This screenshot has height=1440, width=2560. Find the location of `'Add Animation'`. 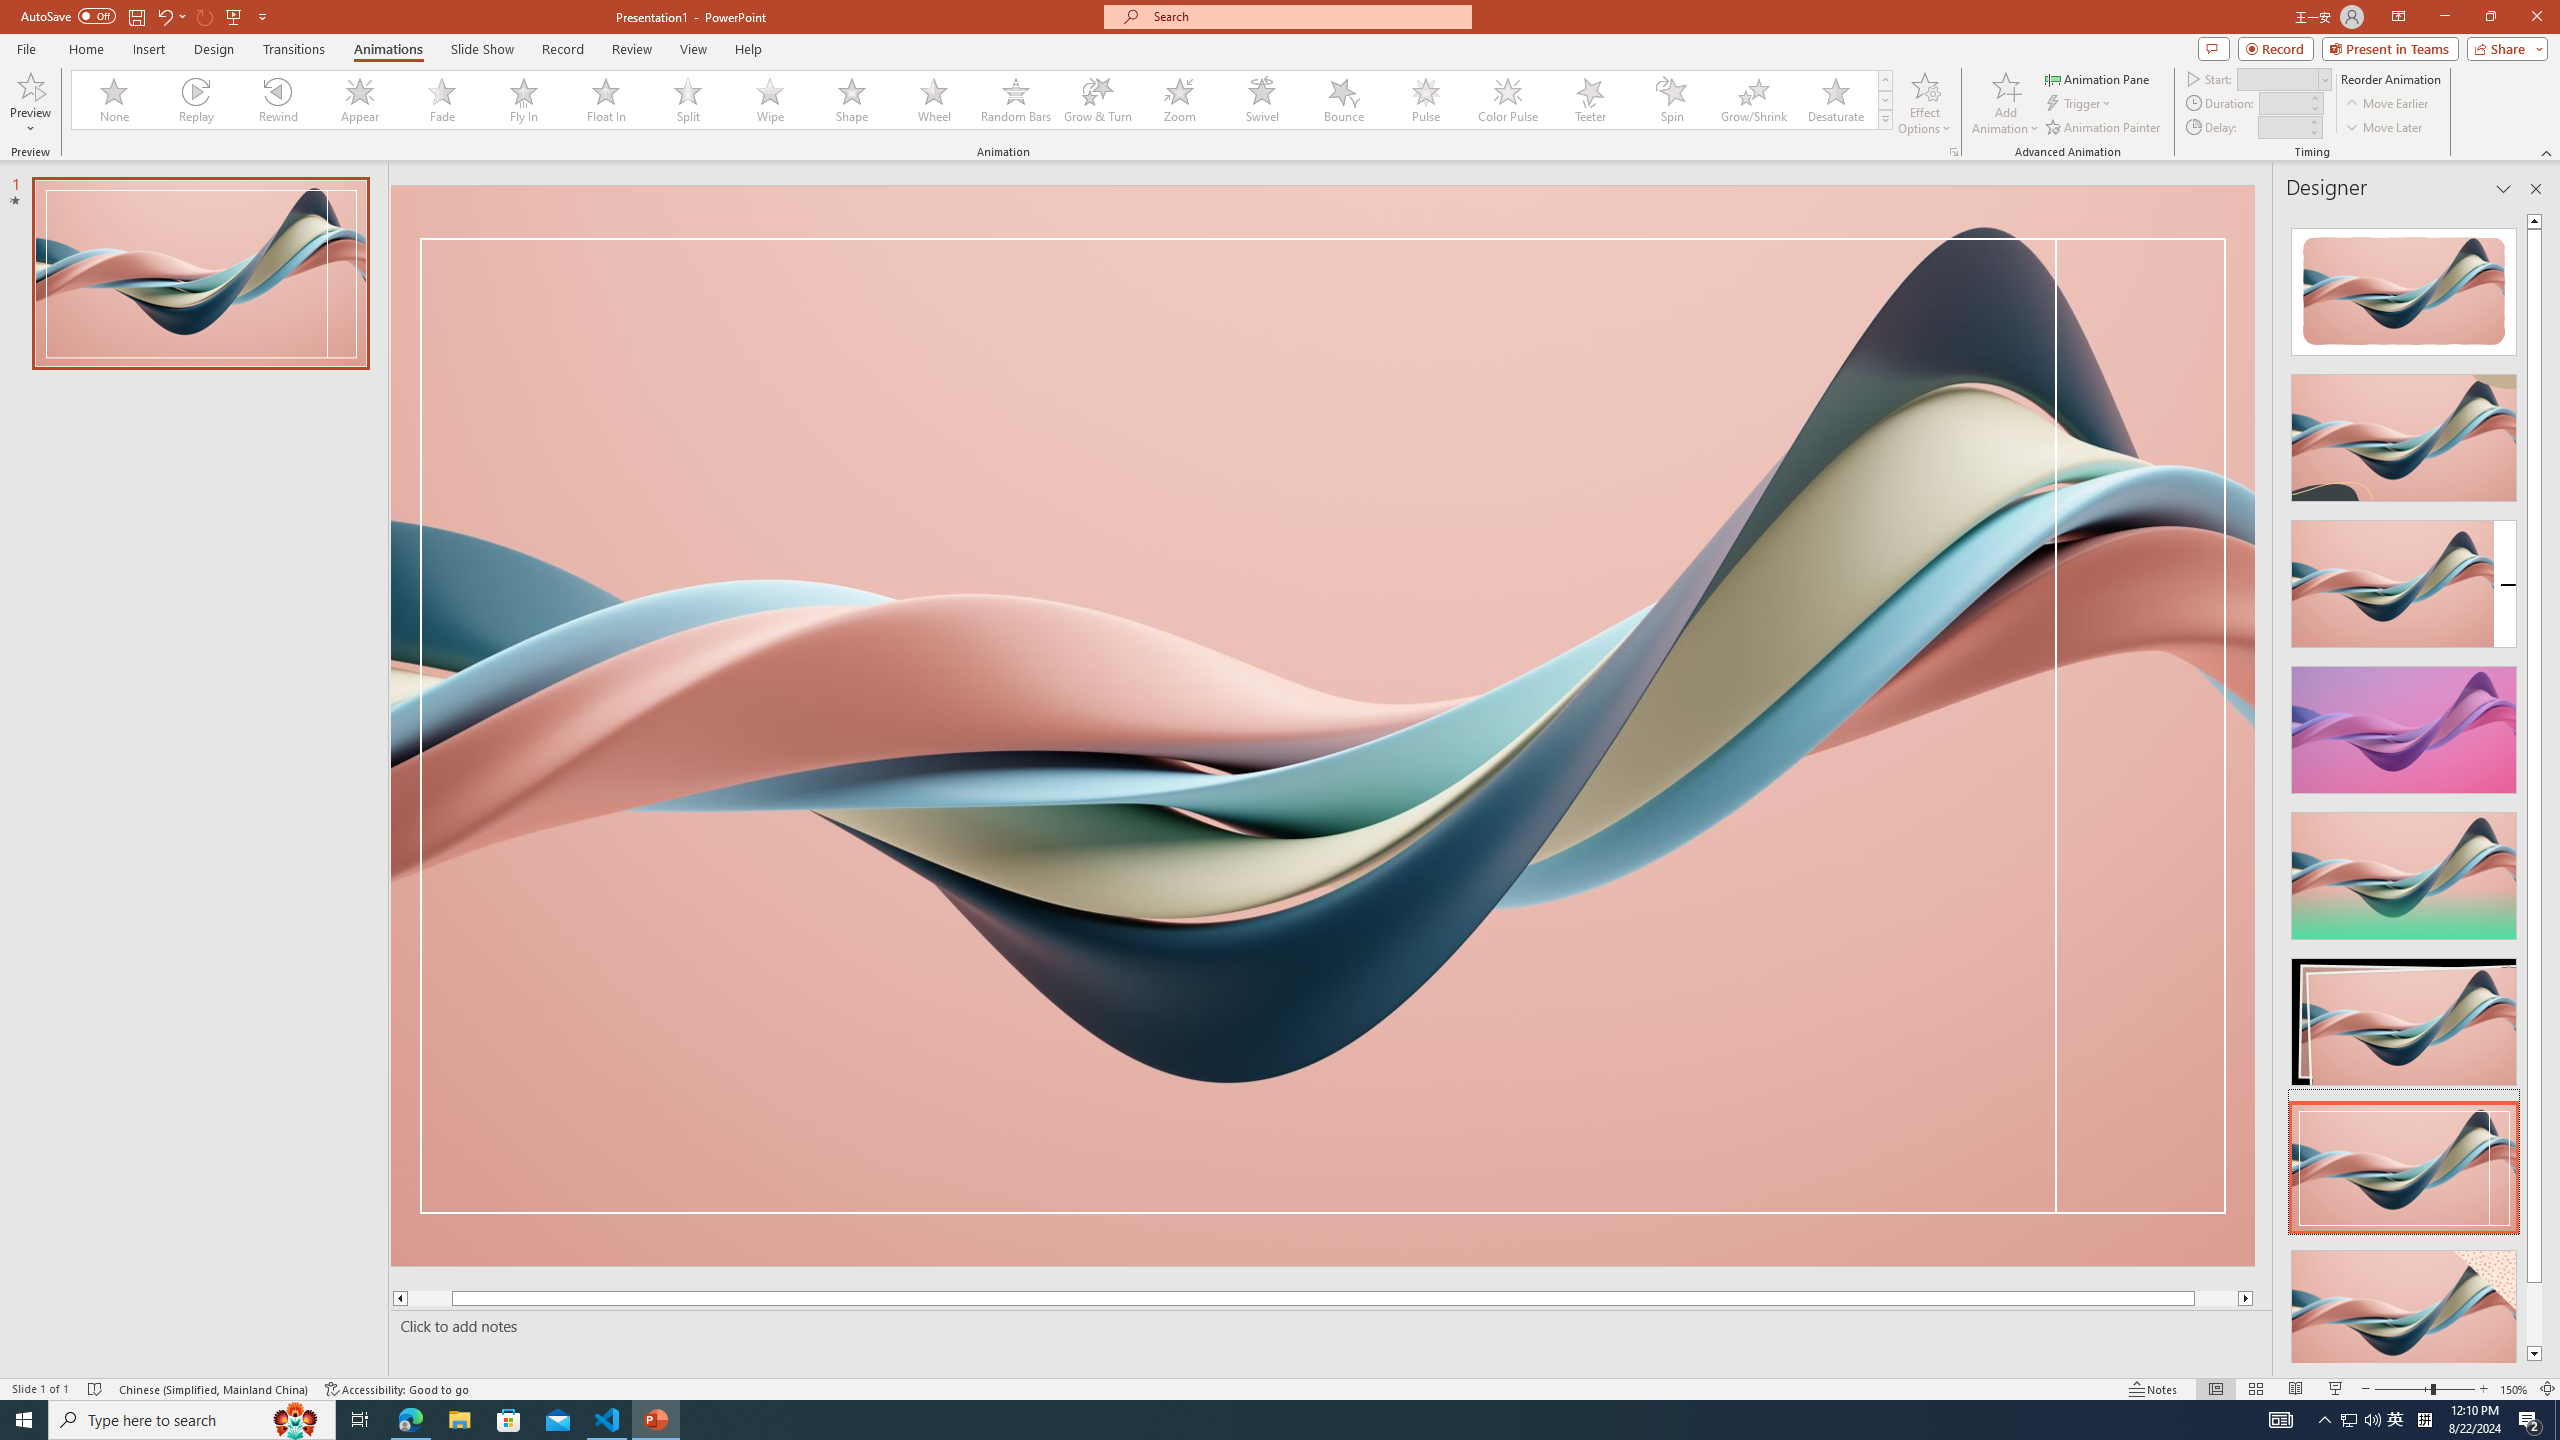

'Add Animation' is located at coordinates (2006, 103).